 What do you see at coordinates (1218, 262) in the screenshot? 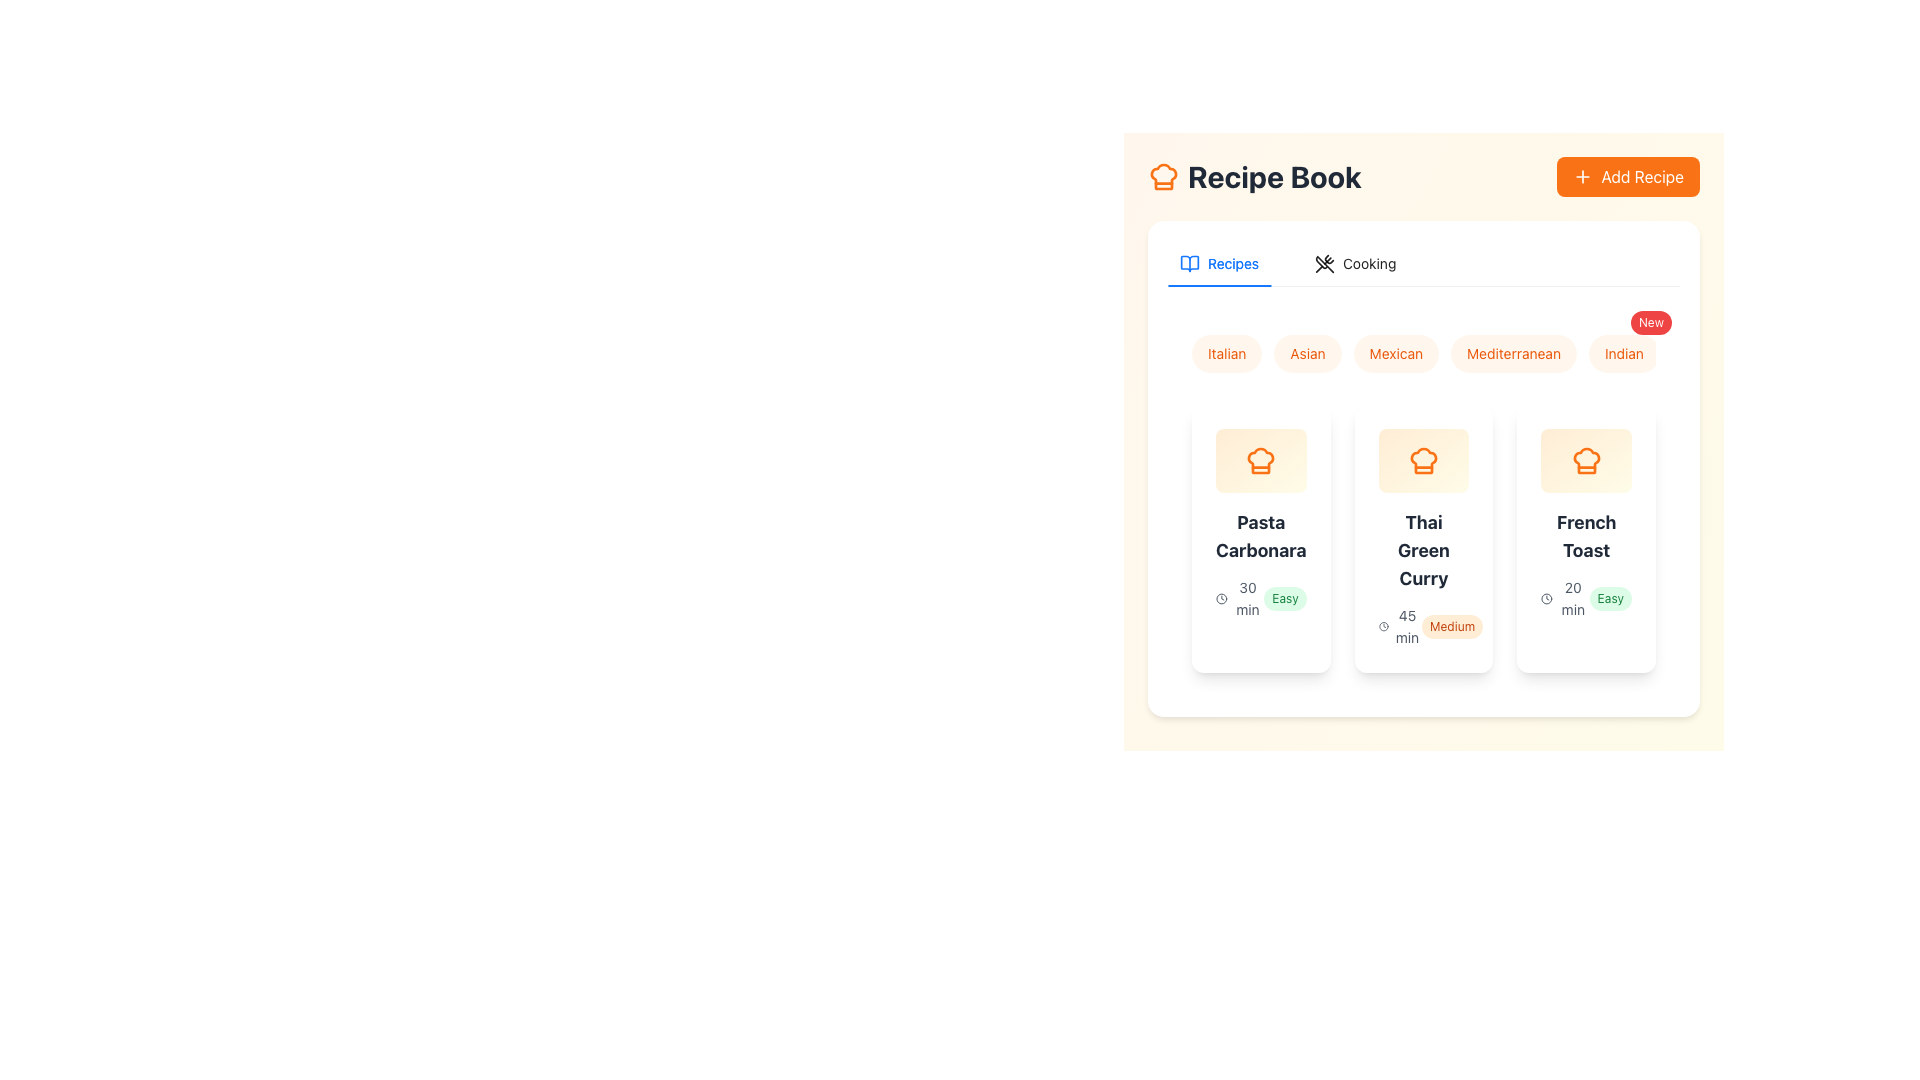
I see `the 'Recipes' navigation tab located below the 'Recipe Book' title` at bounding box center [1218, 262].